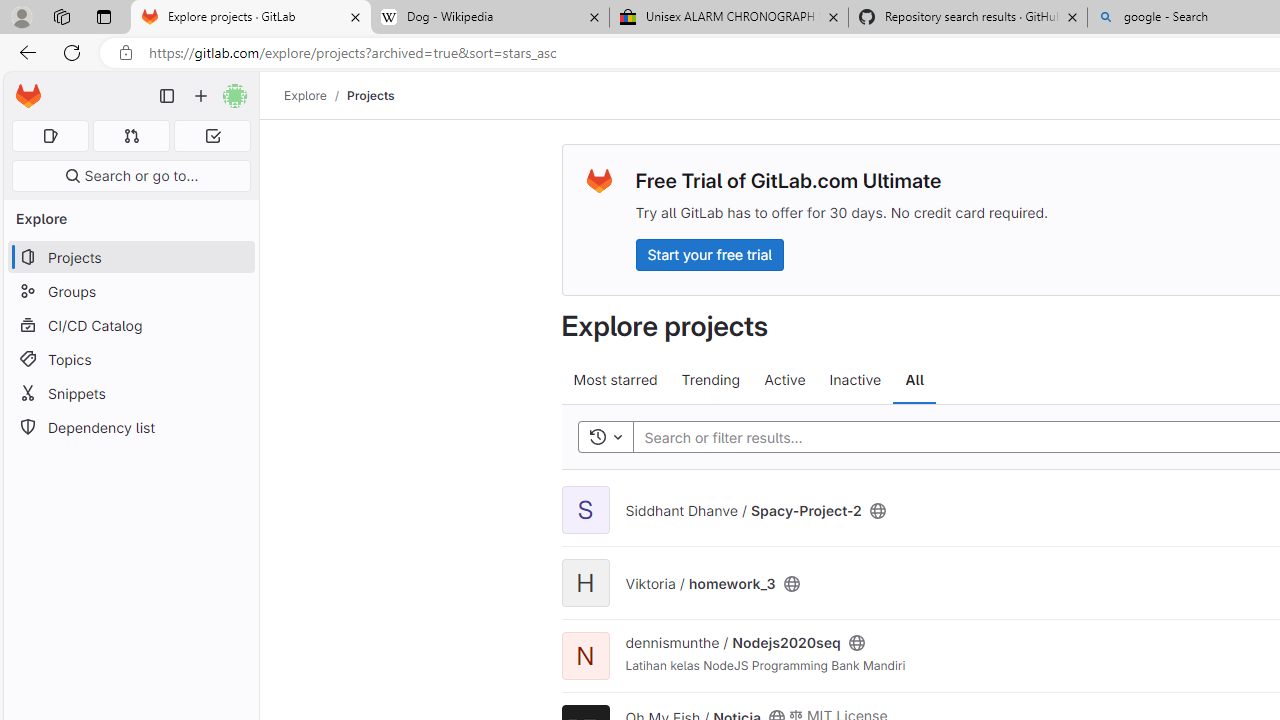 This screenshot has width=1280, height=720. Describe the element at coordinates (700, 582) in the screenshot. I see `'Viktoria / homework_3'` at that location.